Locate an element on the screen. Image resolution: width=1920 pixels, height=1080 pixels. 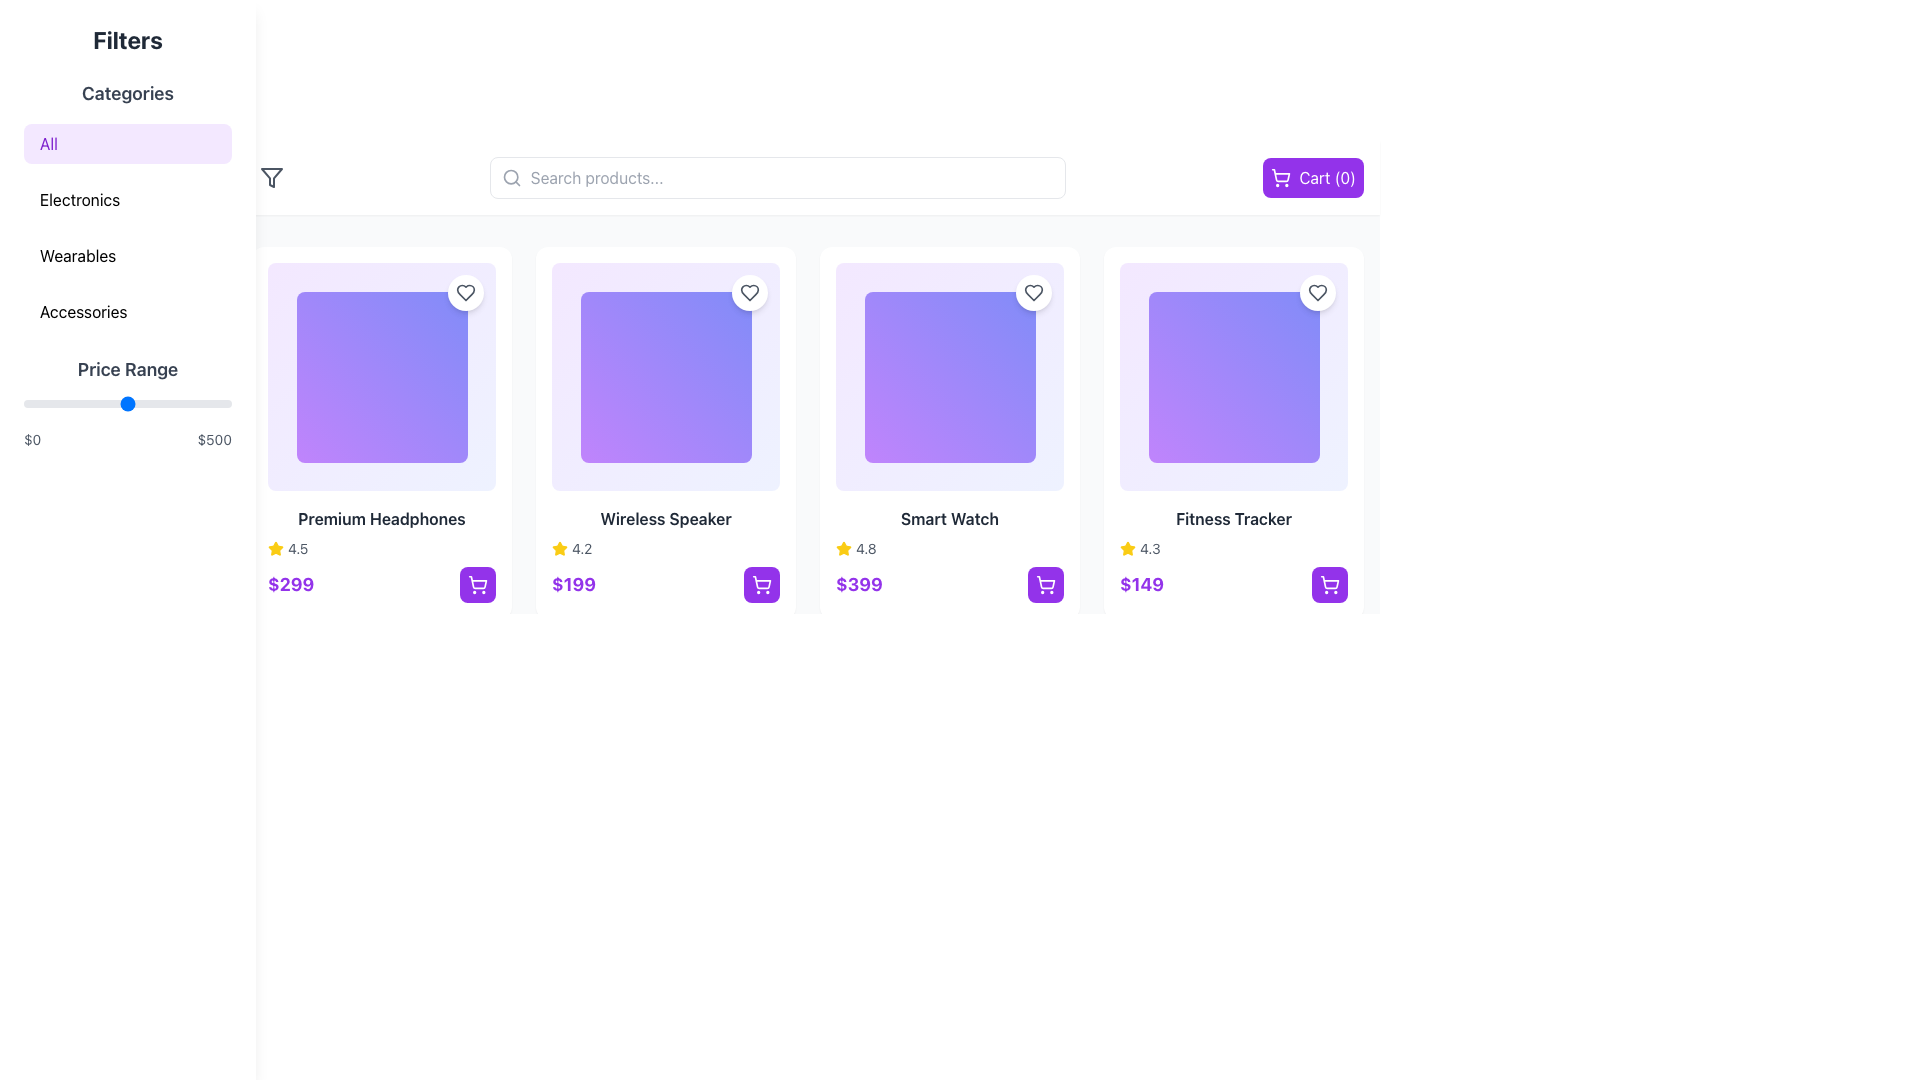
the Rating display component of the 'Wireless Speaker' product is located at coordinates (666, 548).